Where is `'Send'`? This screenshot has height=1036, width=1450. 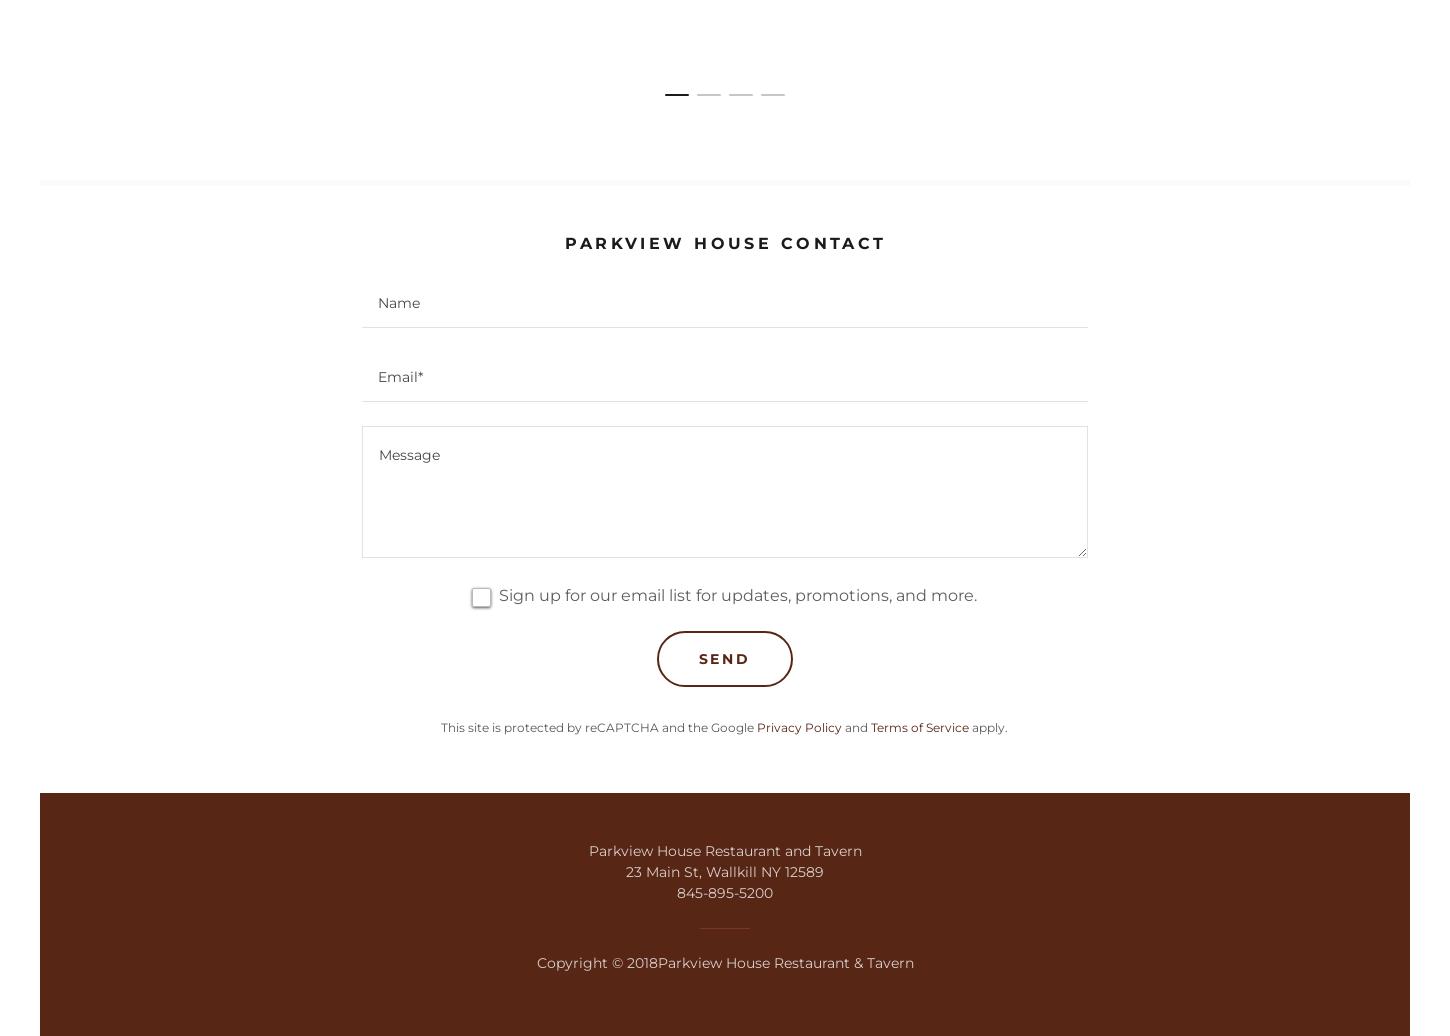 'Send' is located at coordinates (723, 657).